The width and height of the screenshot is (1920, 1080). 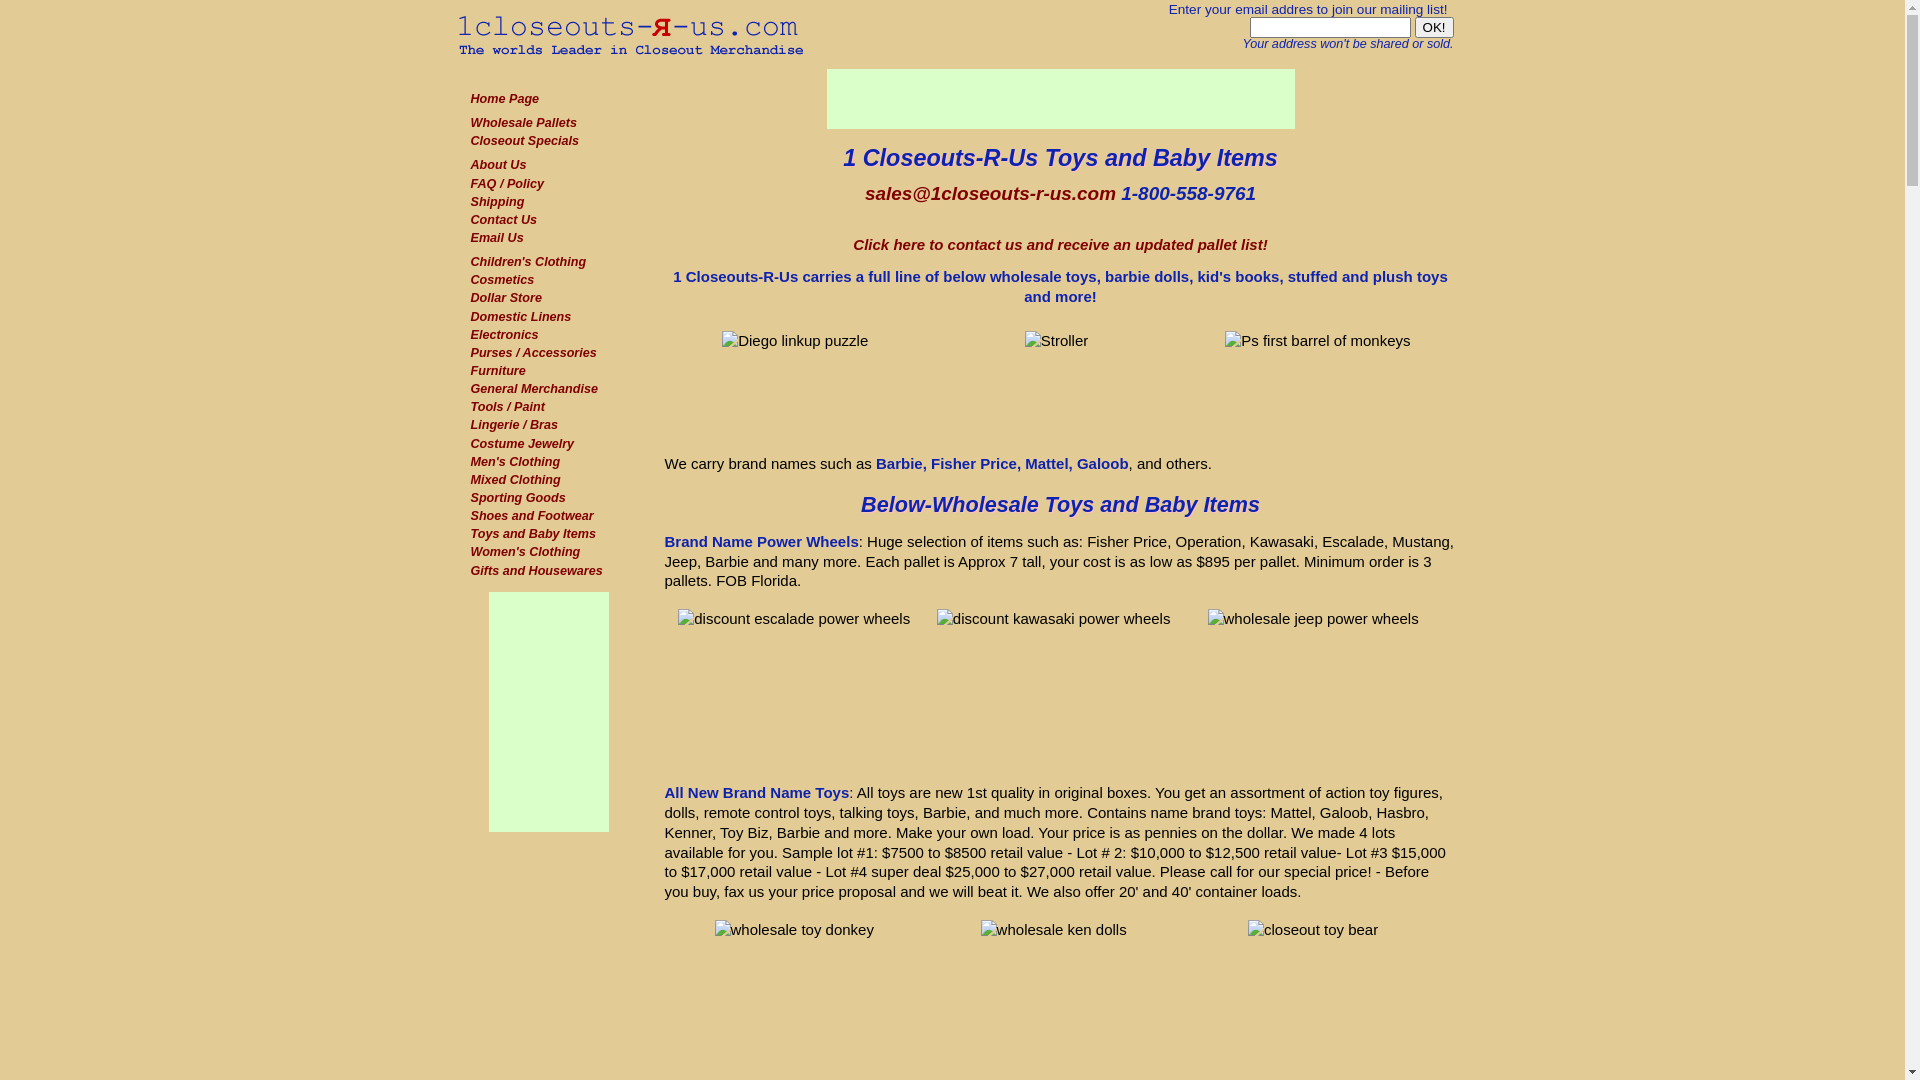 What do you see at coordinates (531, 515) in the screenshot?
I see `'Shoes and Footwear'` at bounding box center [531, 515].